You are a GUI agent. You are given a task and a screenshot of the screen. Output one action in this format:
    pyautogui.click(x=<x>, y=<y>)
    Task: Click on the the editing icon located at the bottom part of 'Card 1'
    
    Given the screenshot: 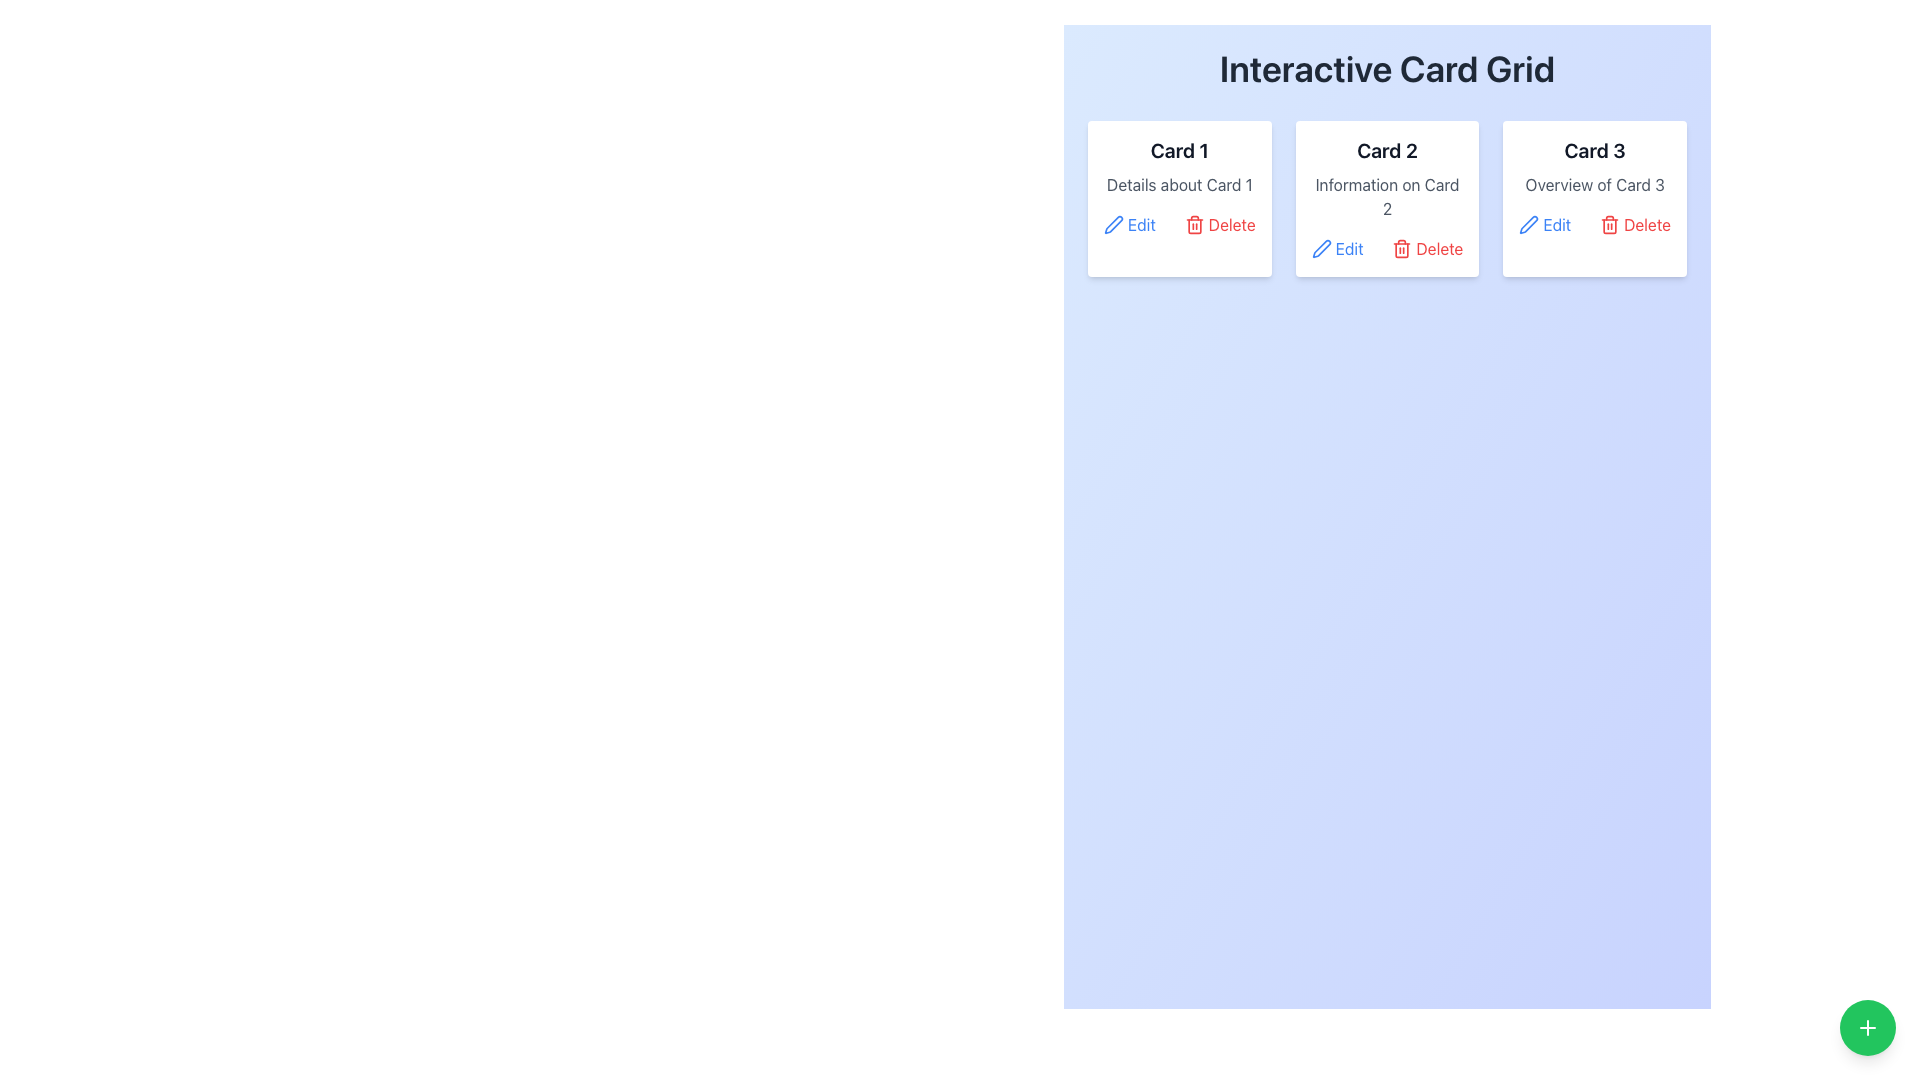 What is the action you would take?
    pyautogui.click(x=1112, y=224)
    